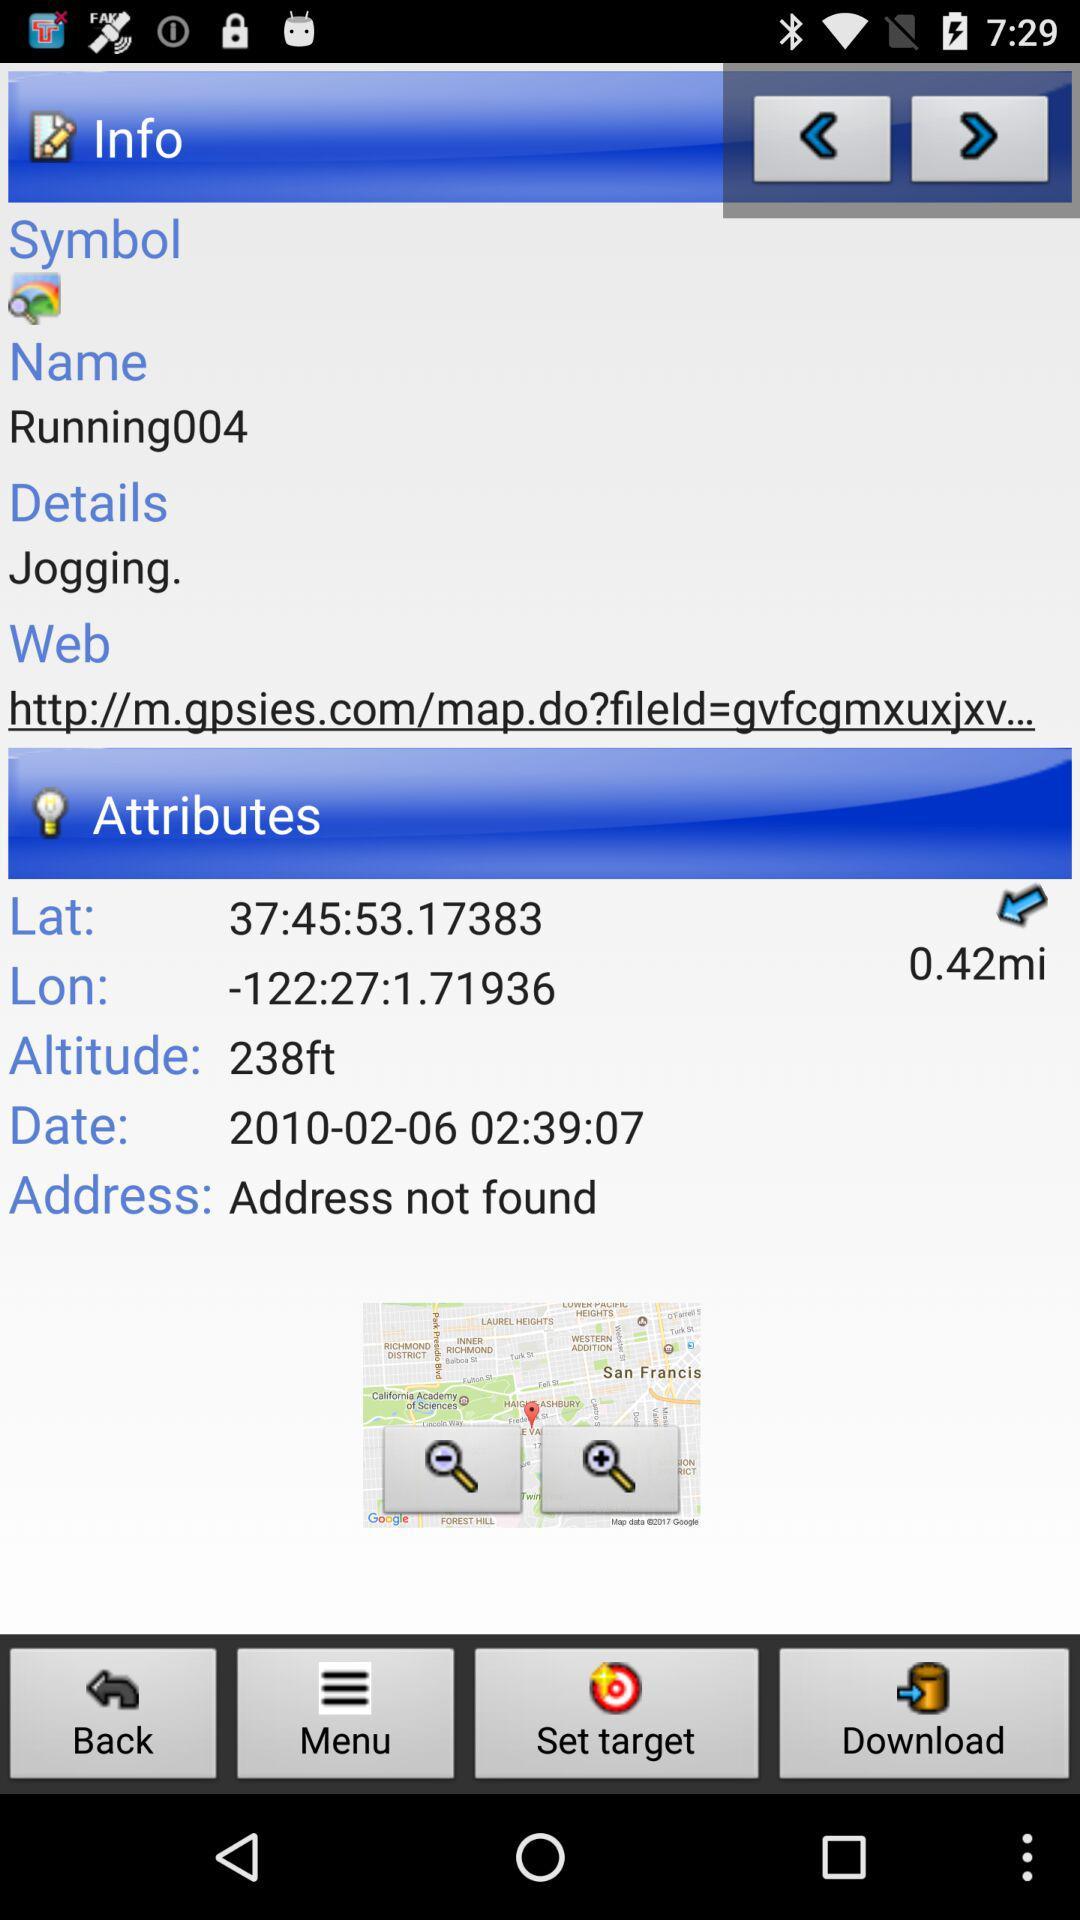  What do you see at coordinates (822, 143) in the screenshot?
I see `go back` at bounding box center [822, 143].